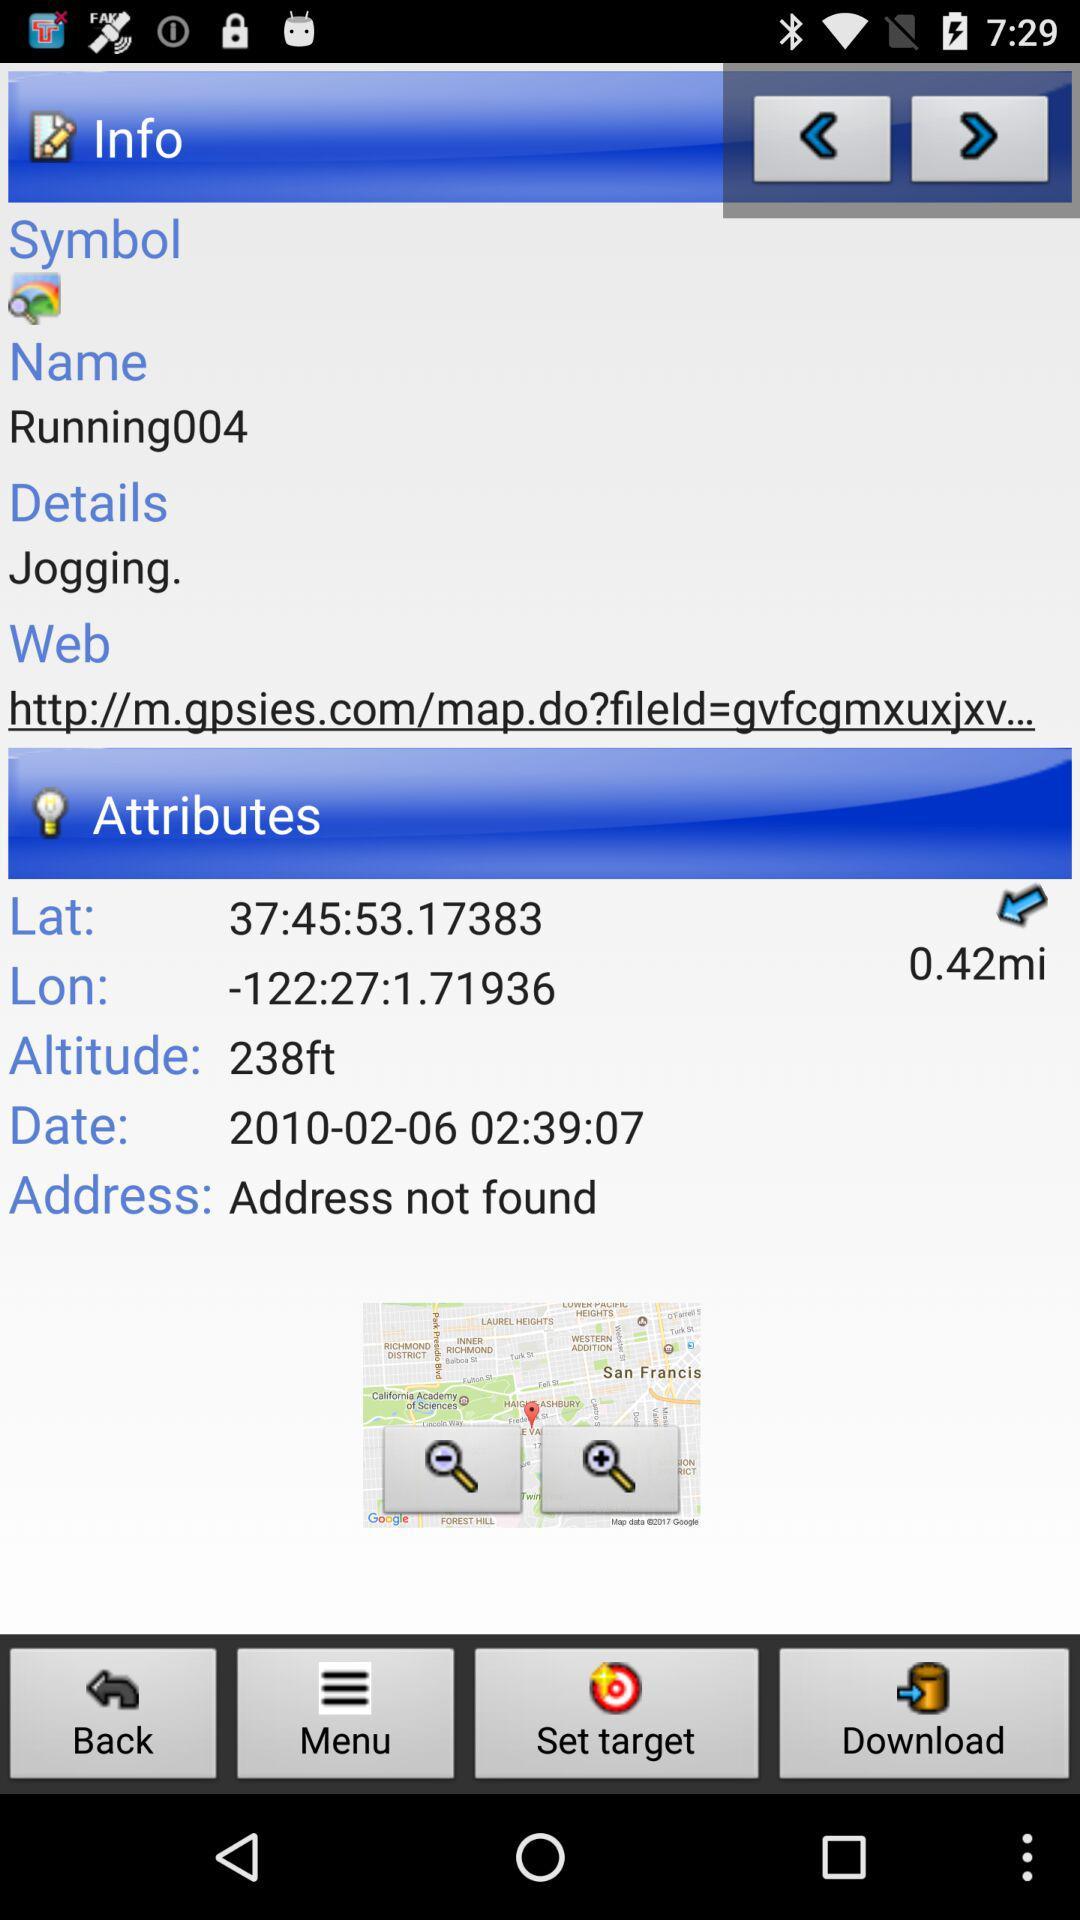  What do you see at coordinates (822, 143) in the screenshot?
I see `go back` at bounding box center [822, 143].